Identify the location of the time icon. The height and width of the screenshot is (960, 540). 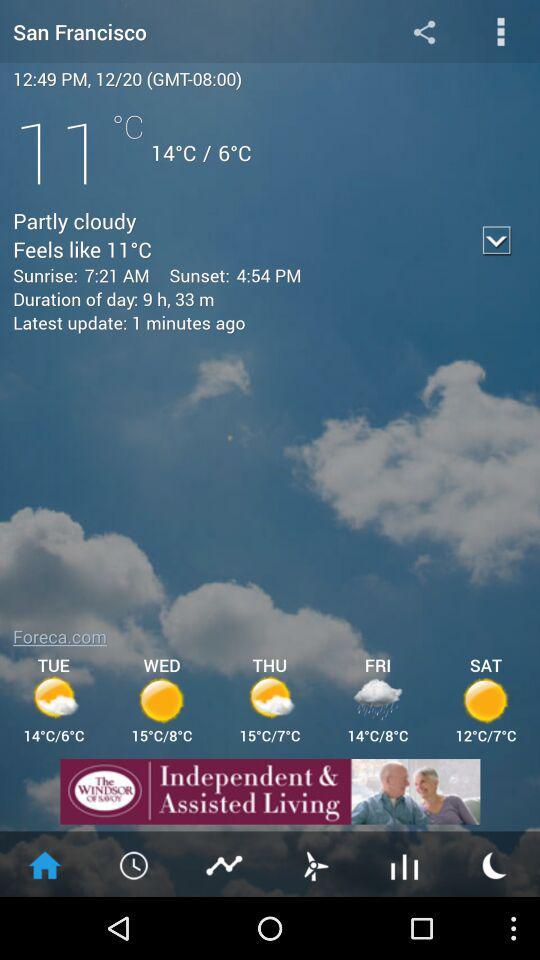
(135, 925).